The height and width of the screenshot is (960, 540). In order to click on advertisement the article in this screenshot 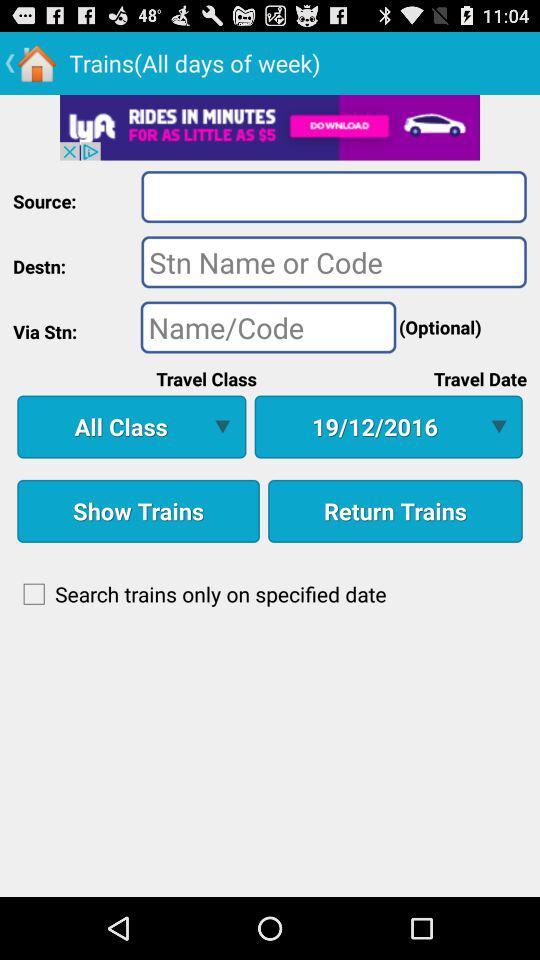, I will do `click(270, 126)`.